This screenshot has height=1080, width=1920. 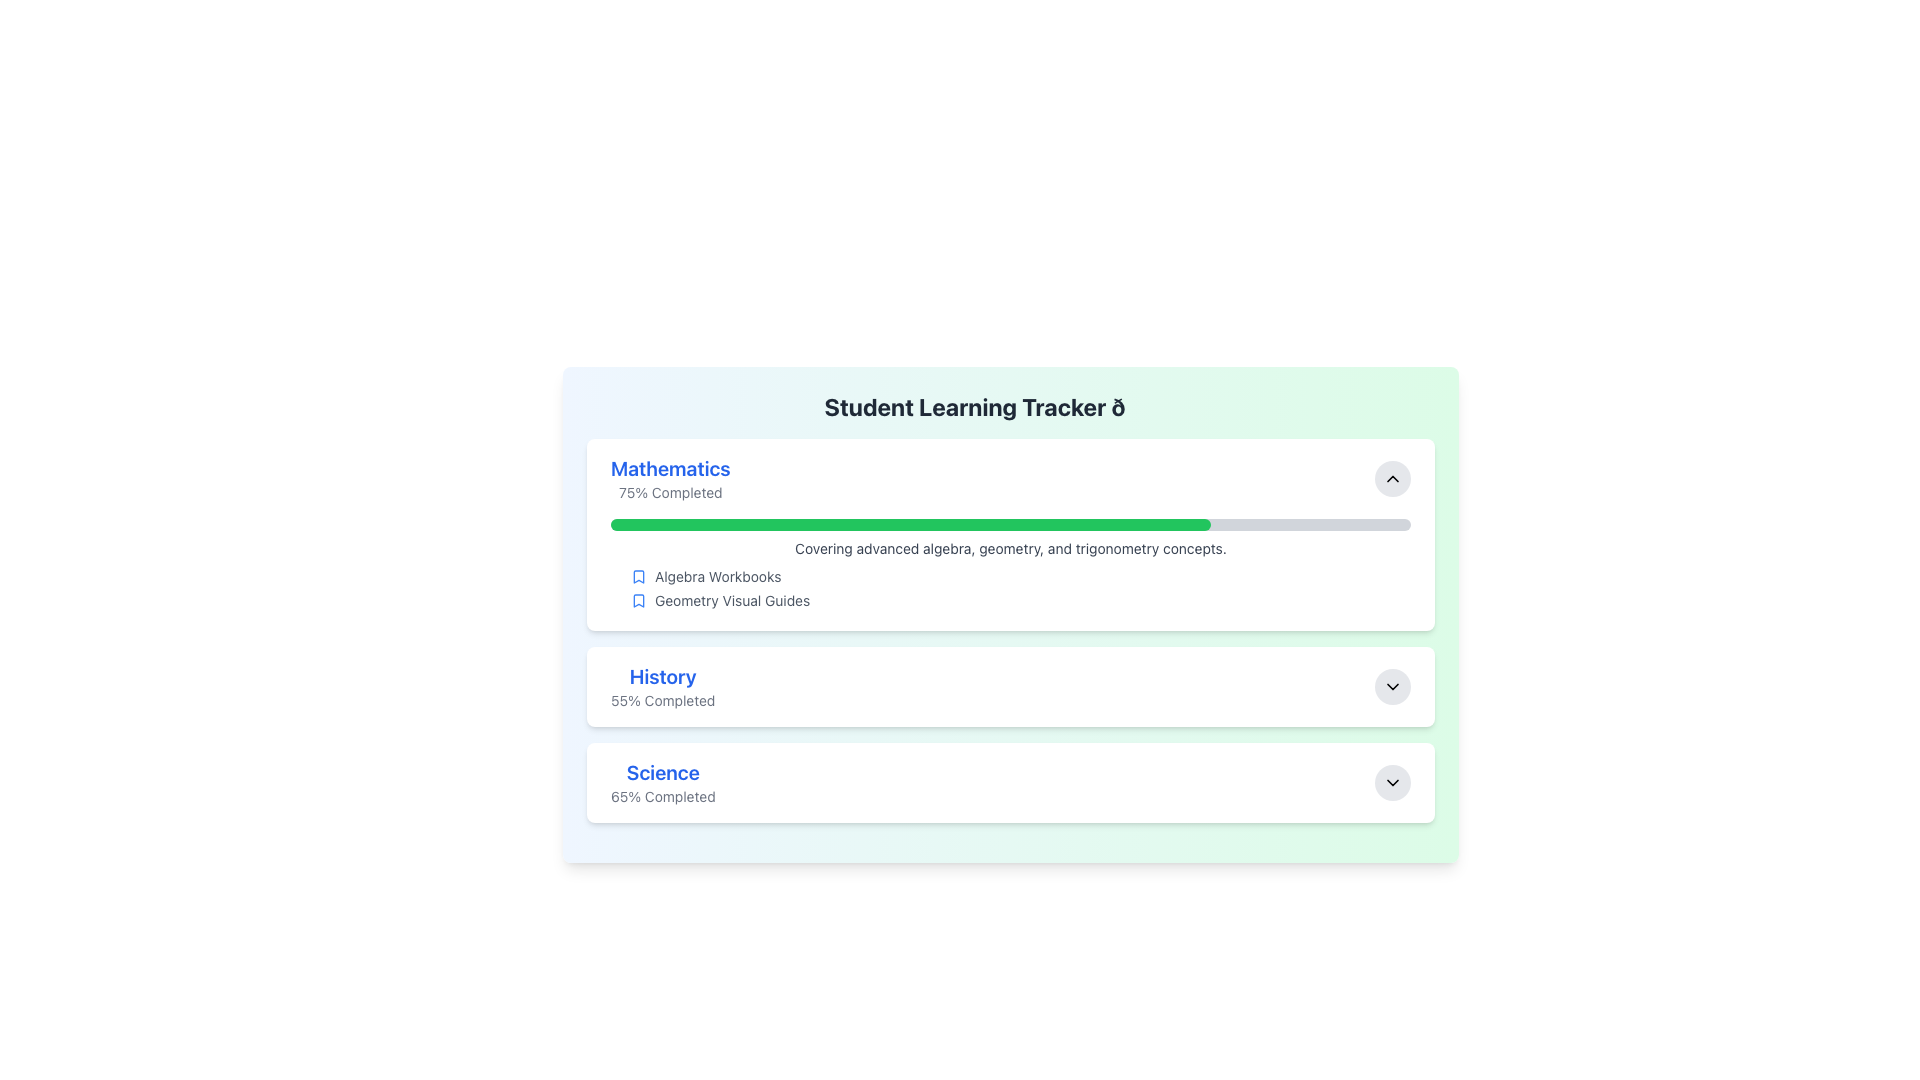 I want to click on the Science progress card within the Student Learning Tracker, which displays completion percentage and can be expanded for more details, so click(x=1011, y=782).